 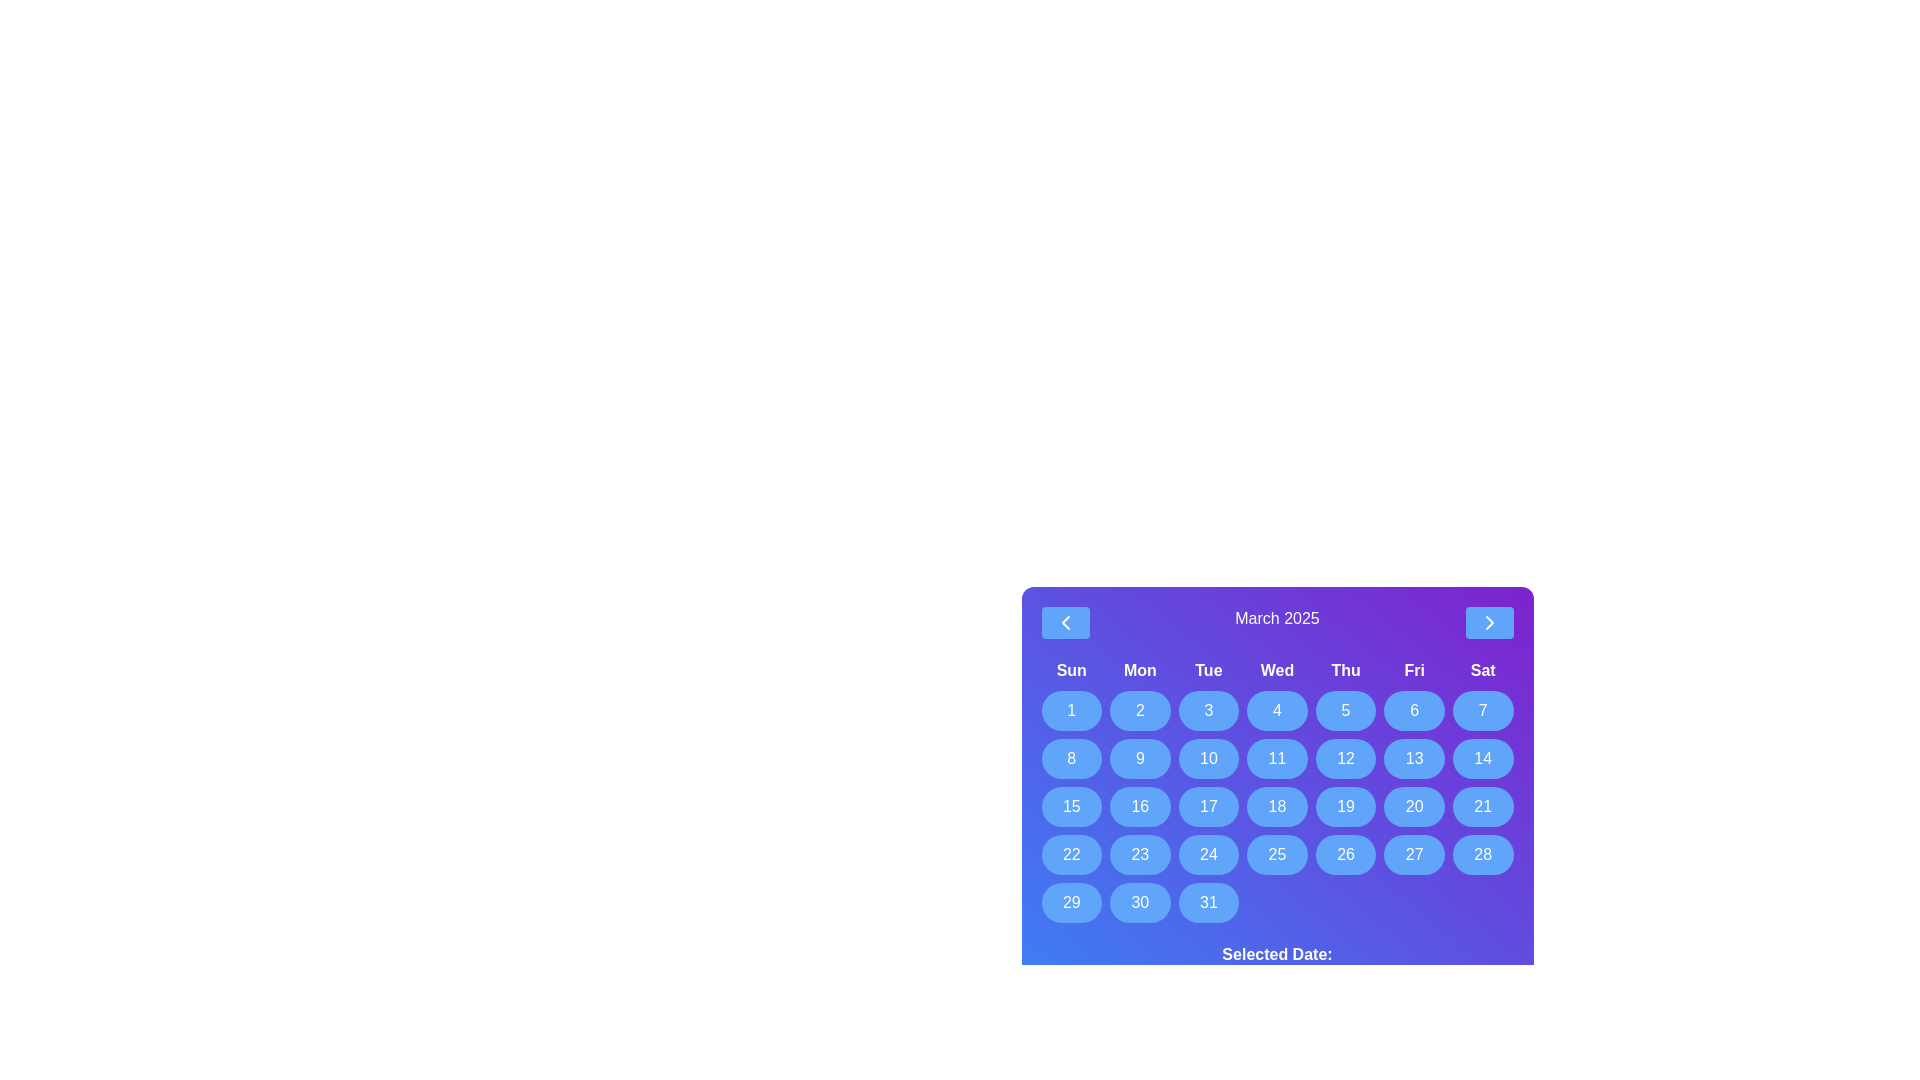 What do you see at coordinates (1064, 622) in the screenshot?
I see `the small blue rectangular button with rounded corners containing a left-pointing chevron icon, located in the top-left corner of the calendar interface` at bounding box center [1064, 622].